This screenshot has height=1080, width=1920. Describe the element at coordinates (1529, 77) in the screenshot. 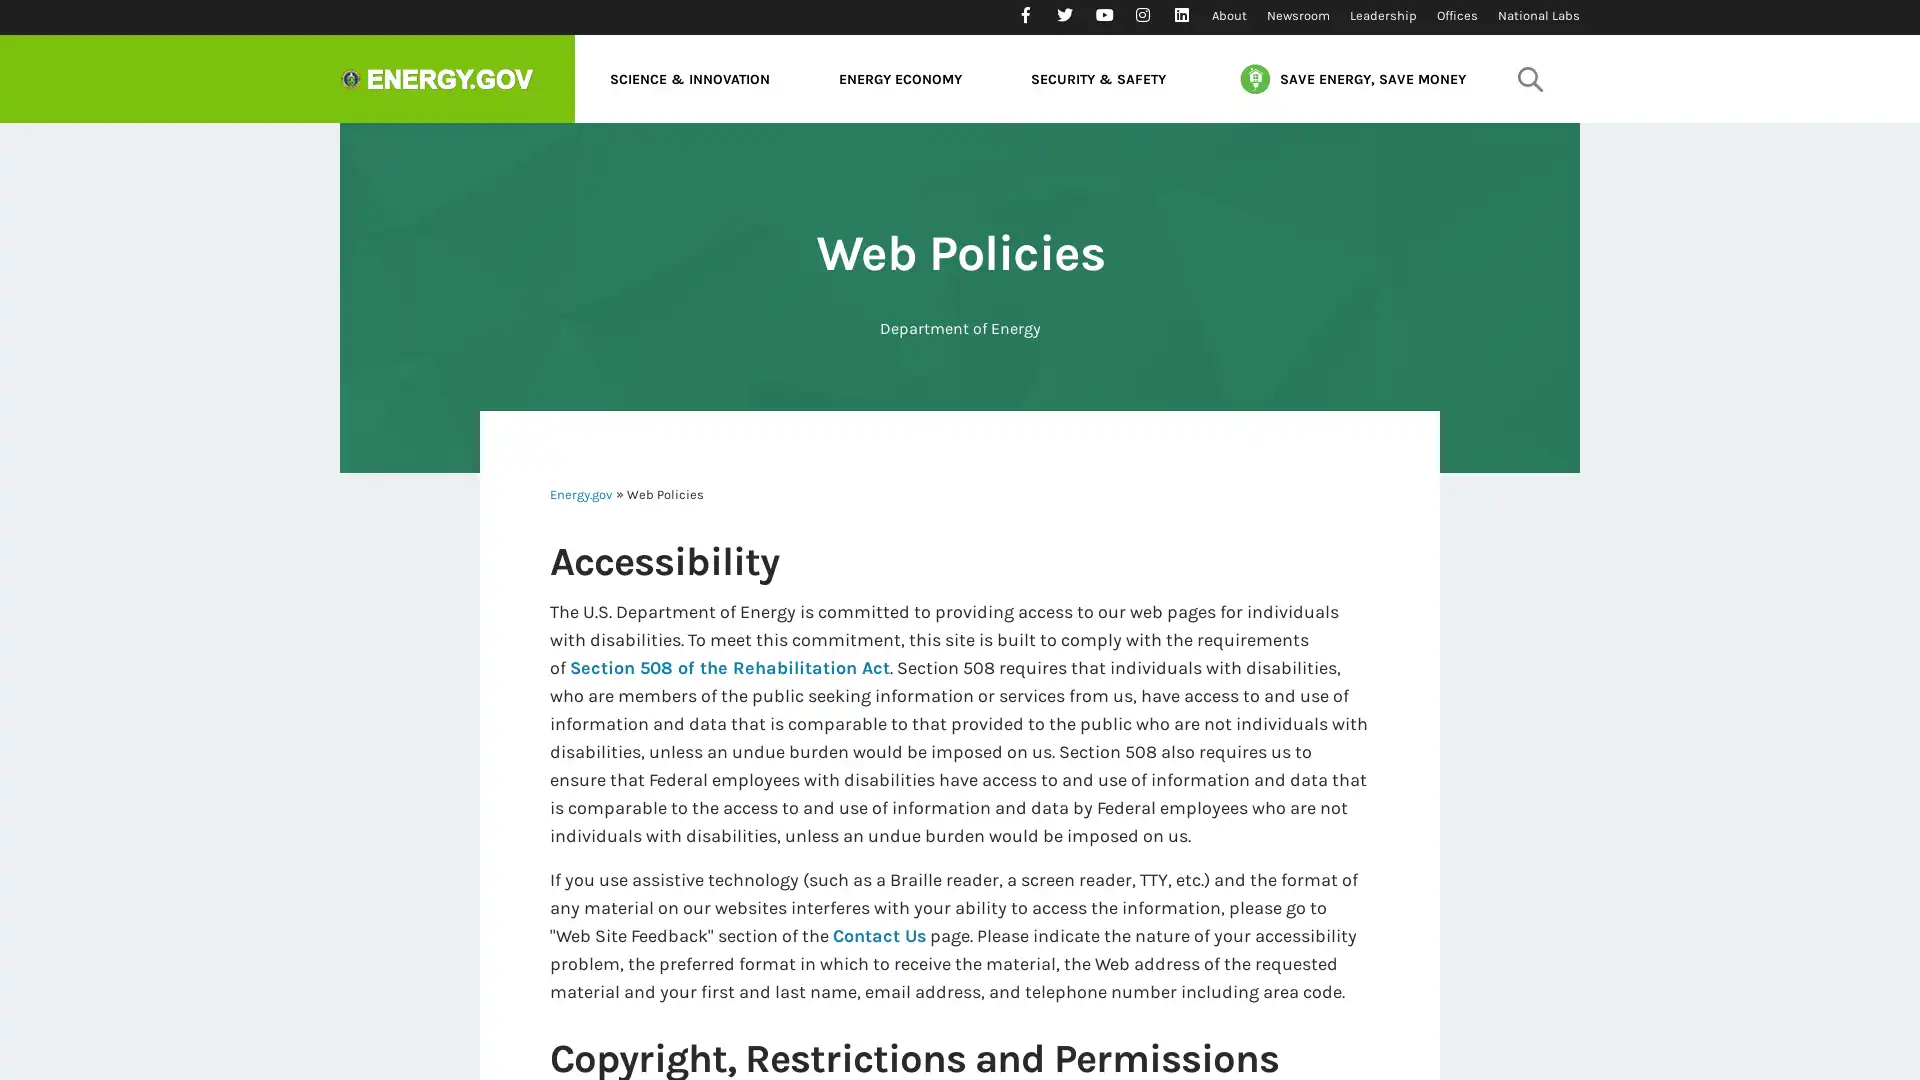

I see `submit` at that location.